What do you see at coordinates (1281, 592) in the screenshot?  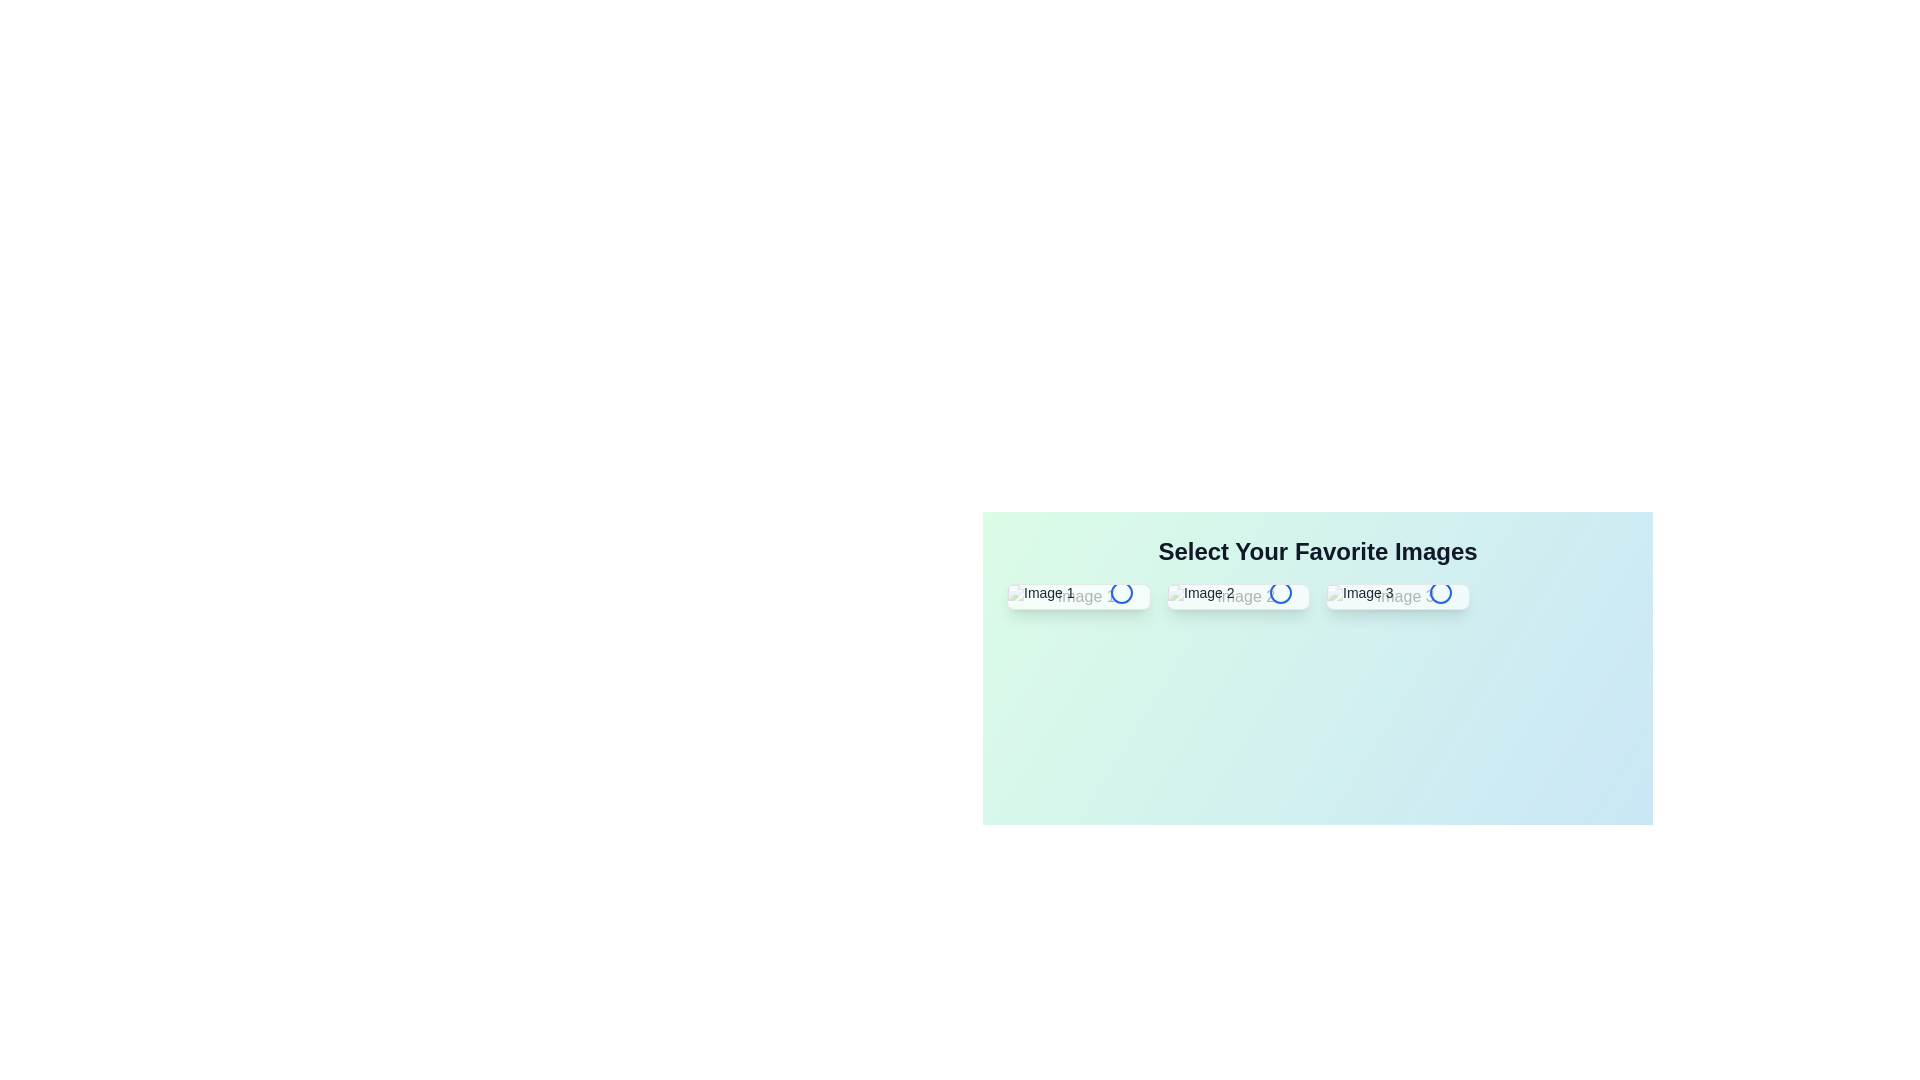 I see `selection icon button for the image tile labeled Image 2` at bounding box center [1281, 592].